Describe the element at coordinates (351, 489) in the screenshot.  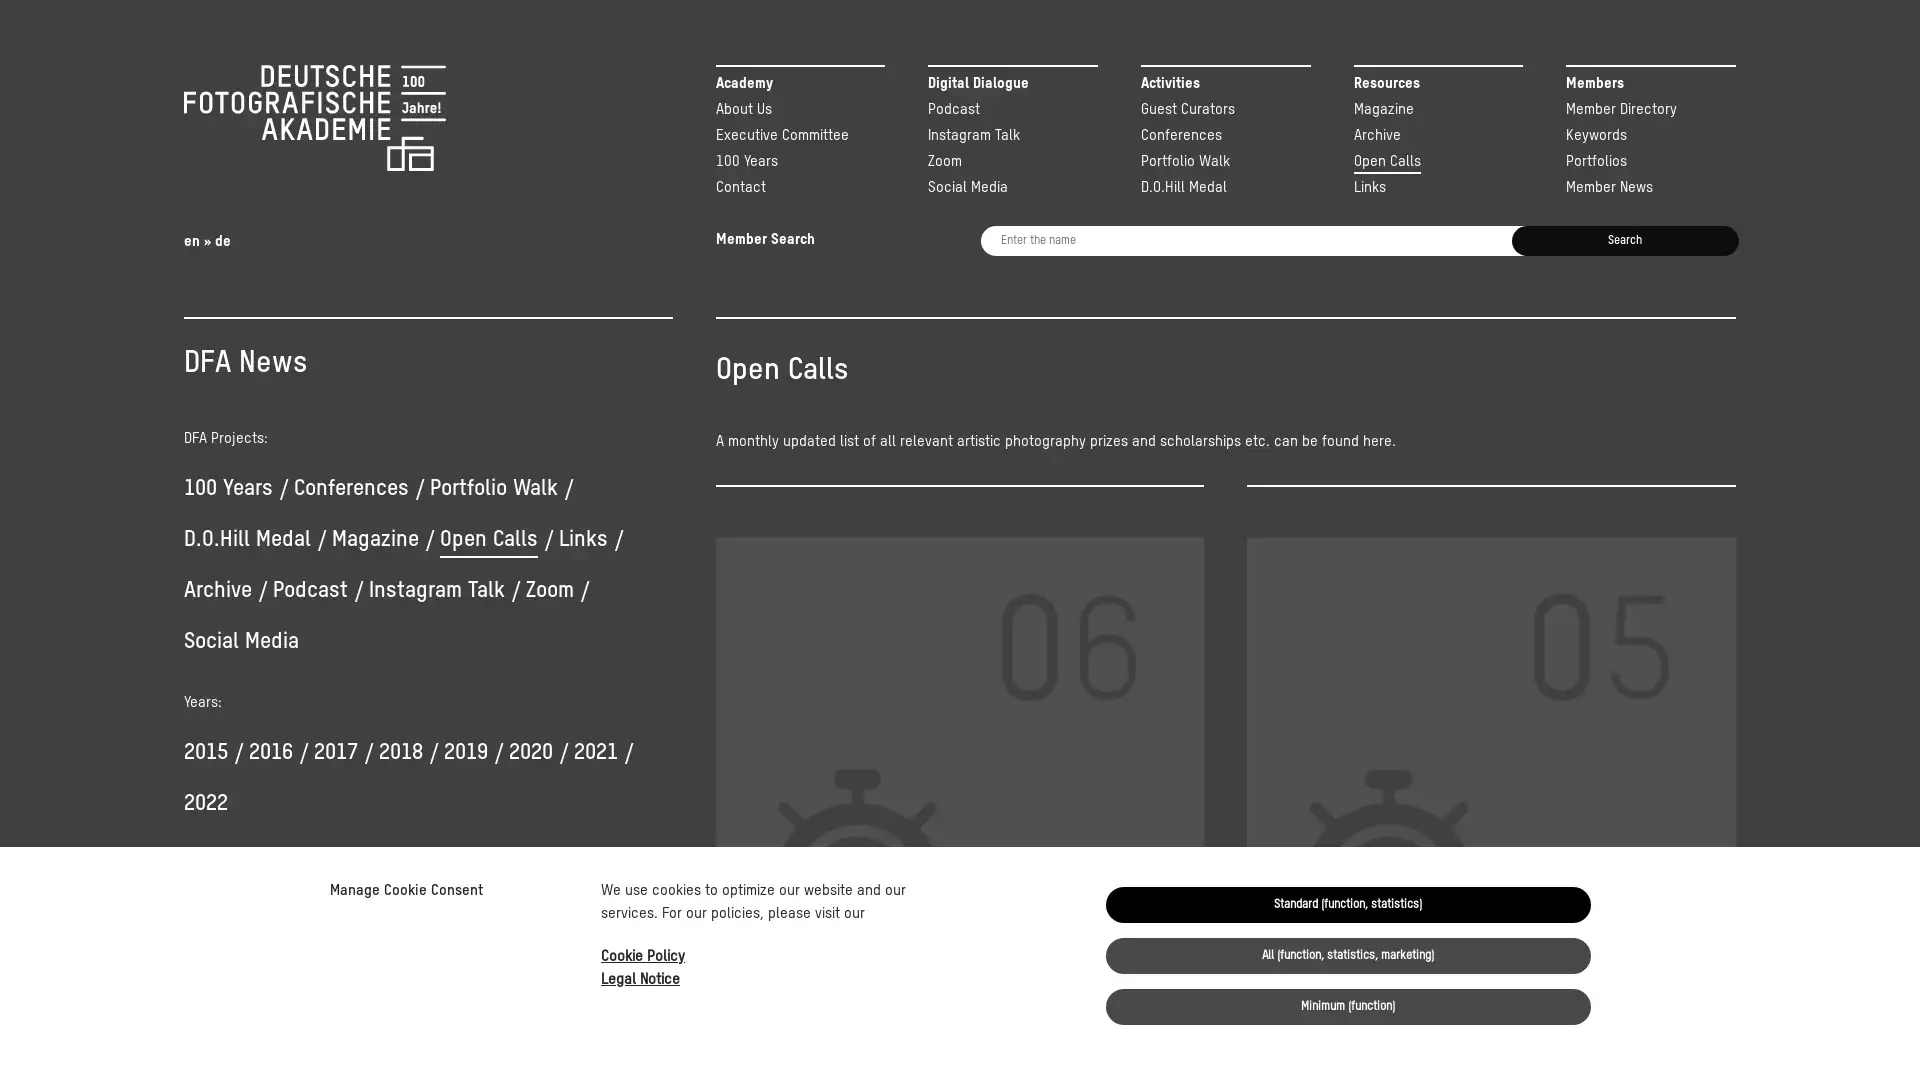
I see `Conferences` at that location.